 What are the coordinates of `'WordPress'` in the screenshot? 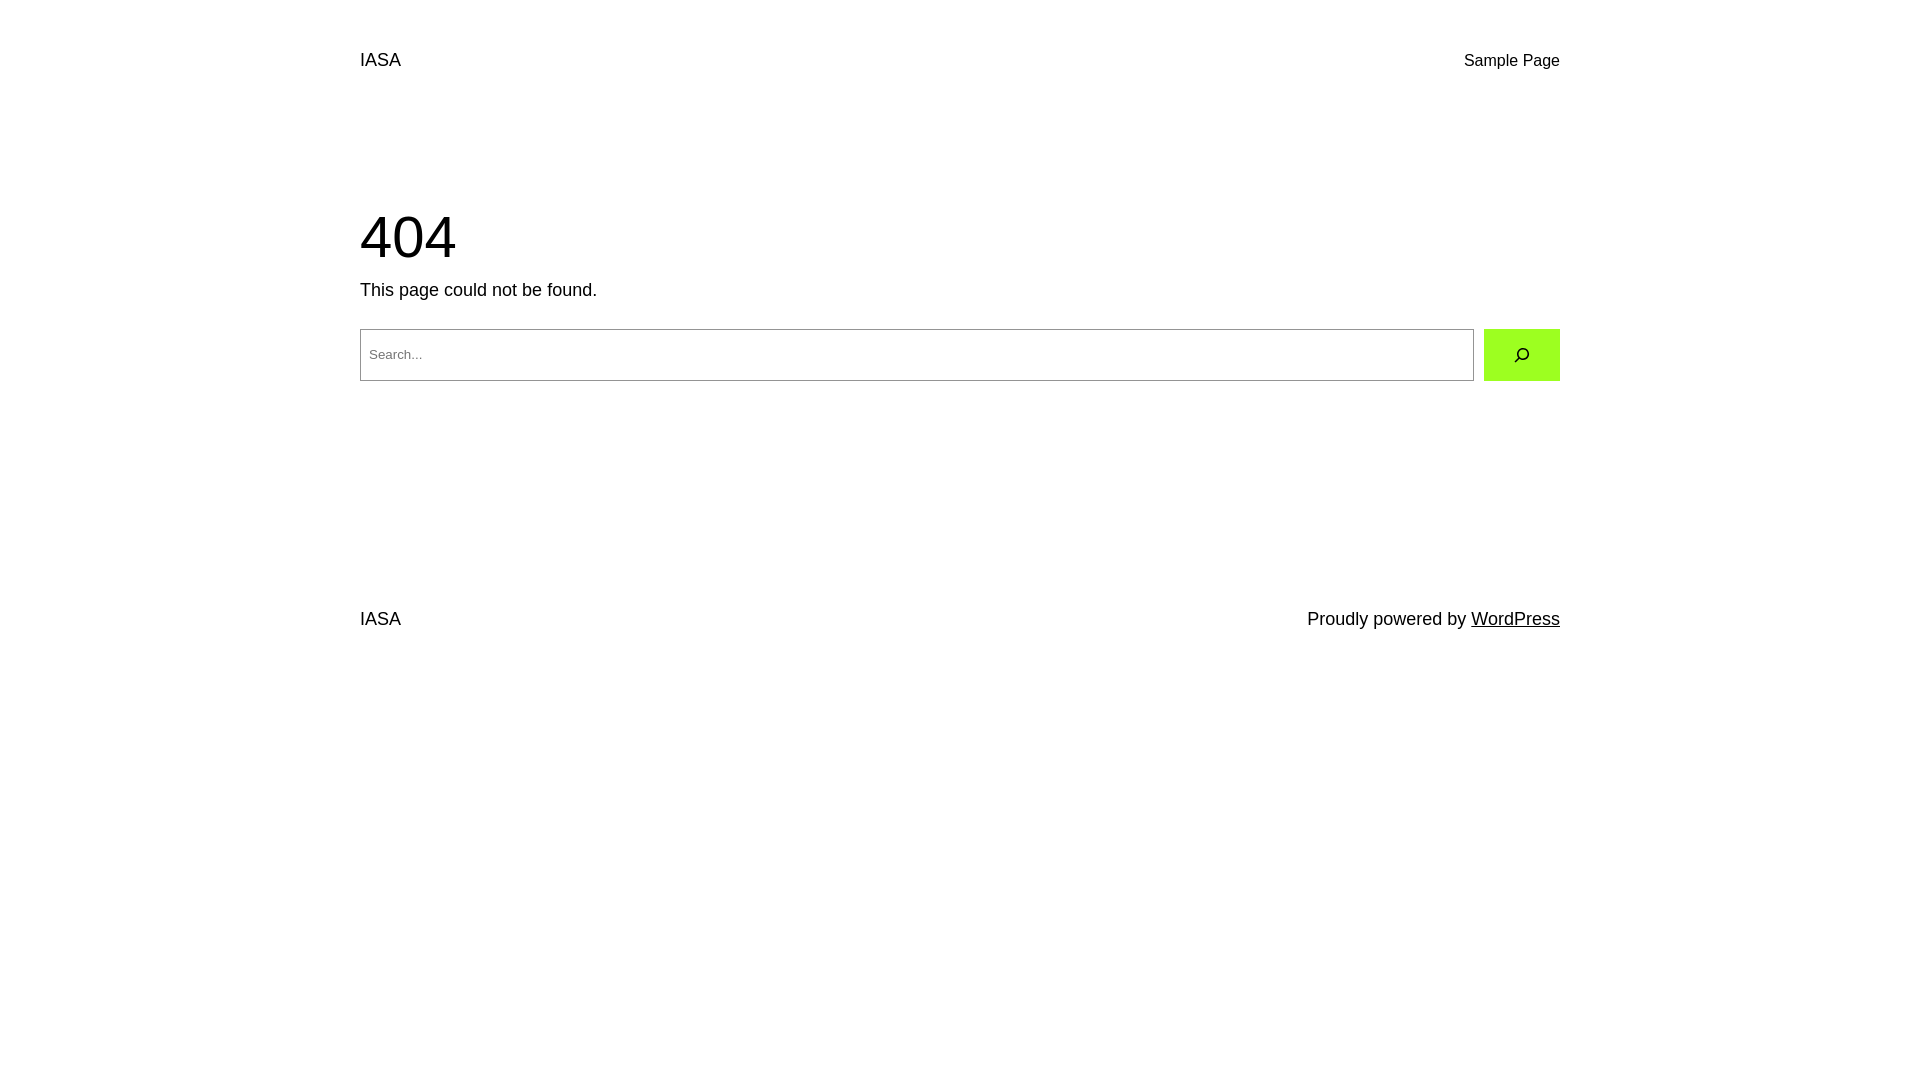 It's located at (1515, 617).